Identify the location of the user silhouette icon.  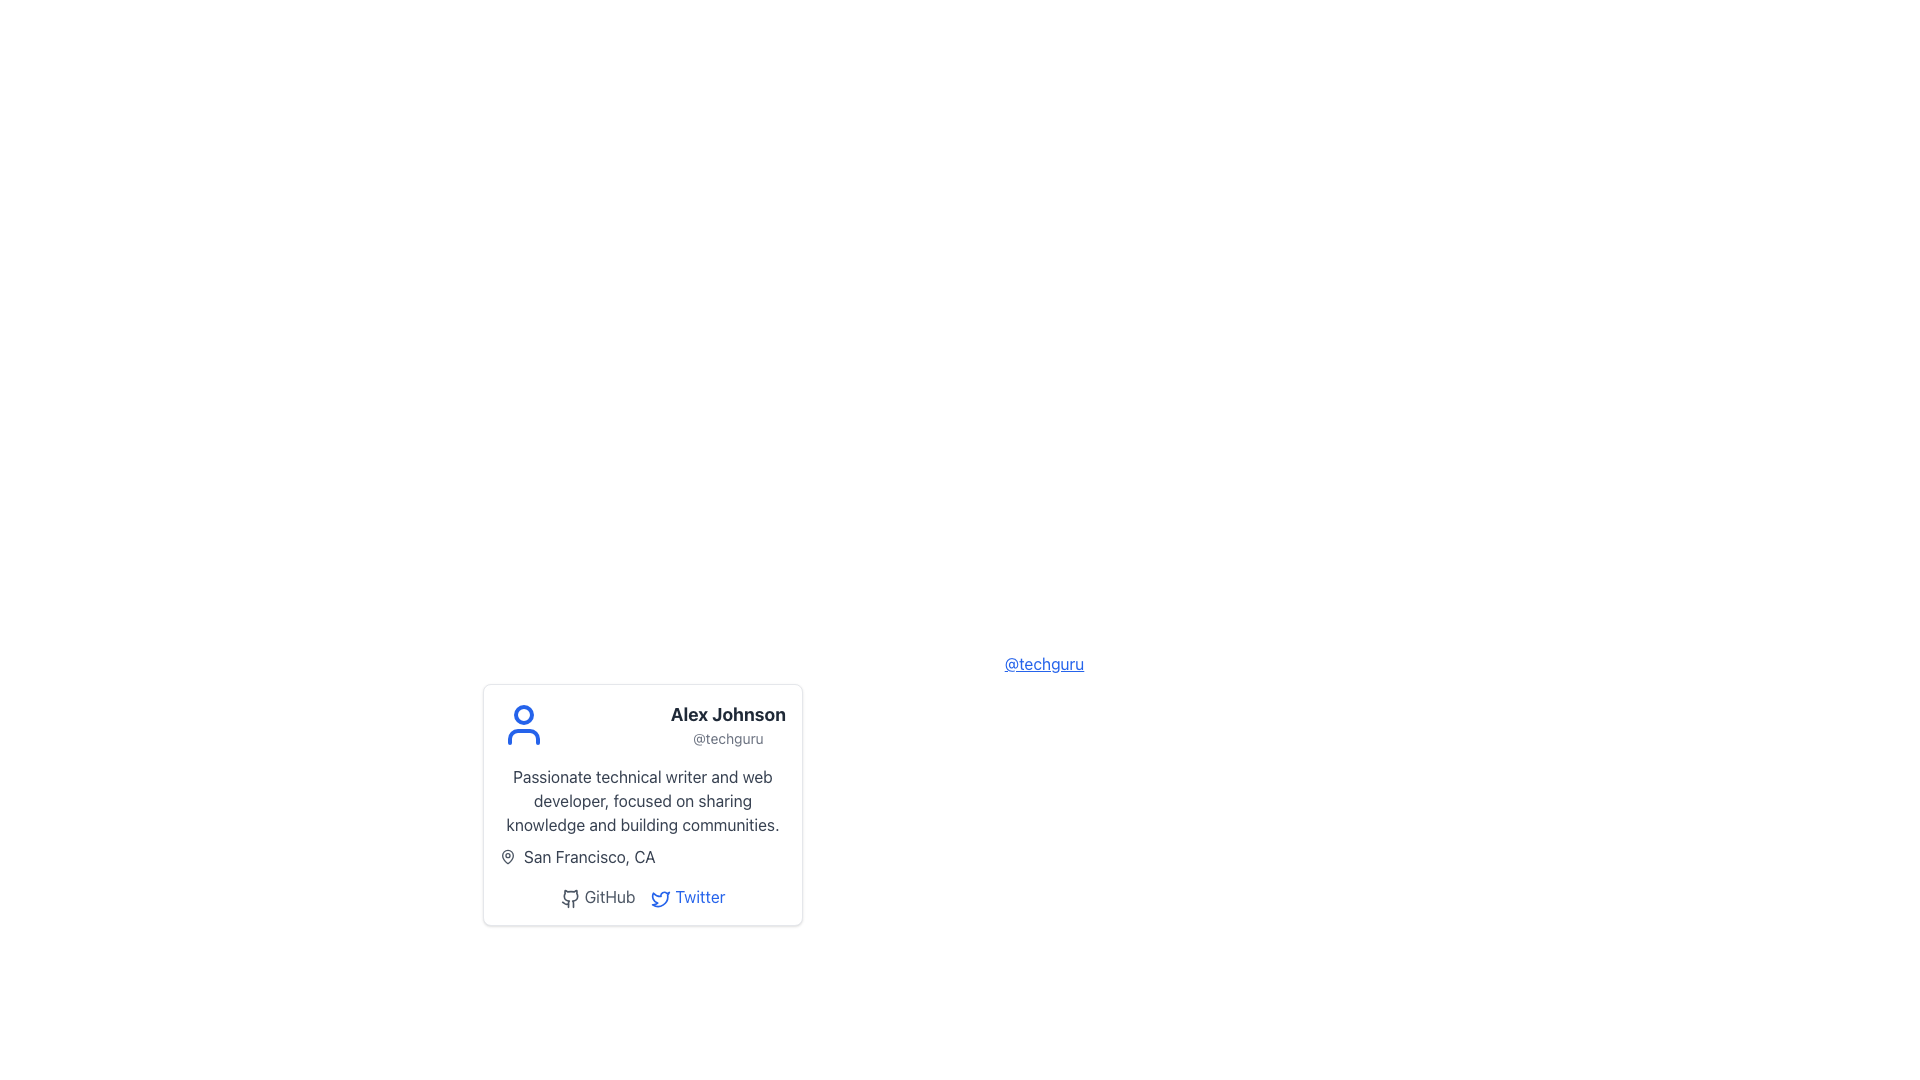
(523, 725).